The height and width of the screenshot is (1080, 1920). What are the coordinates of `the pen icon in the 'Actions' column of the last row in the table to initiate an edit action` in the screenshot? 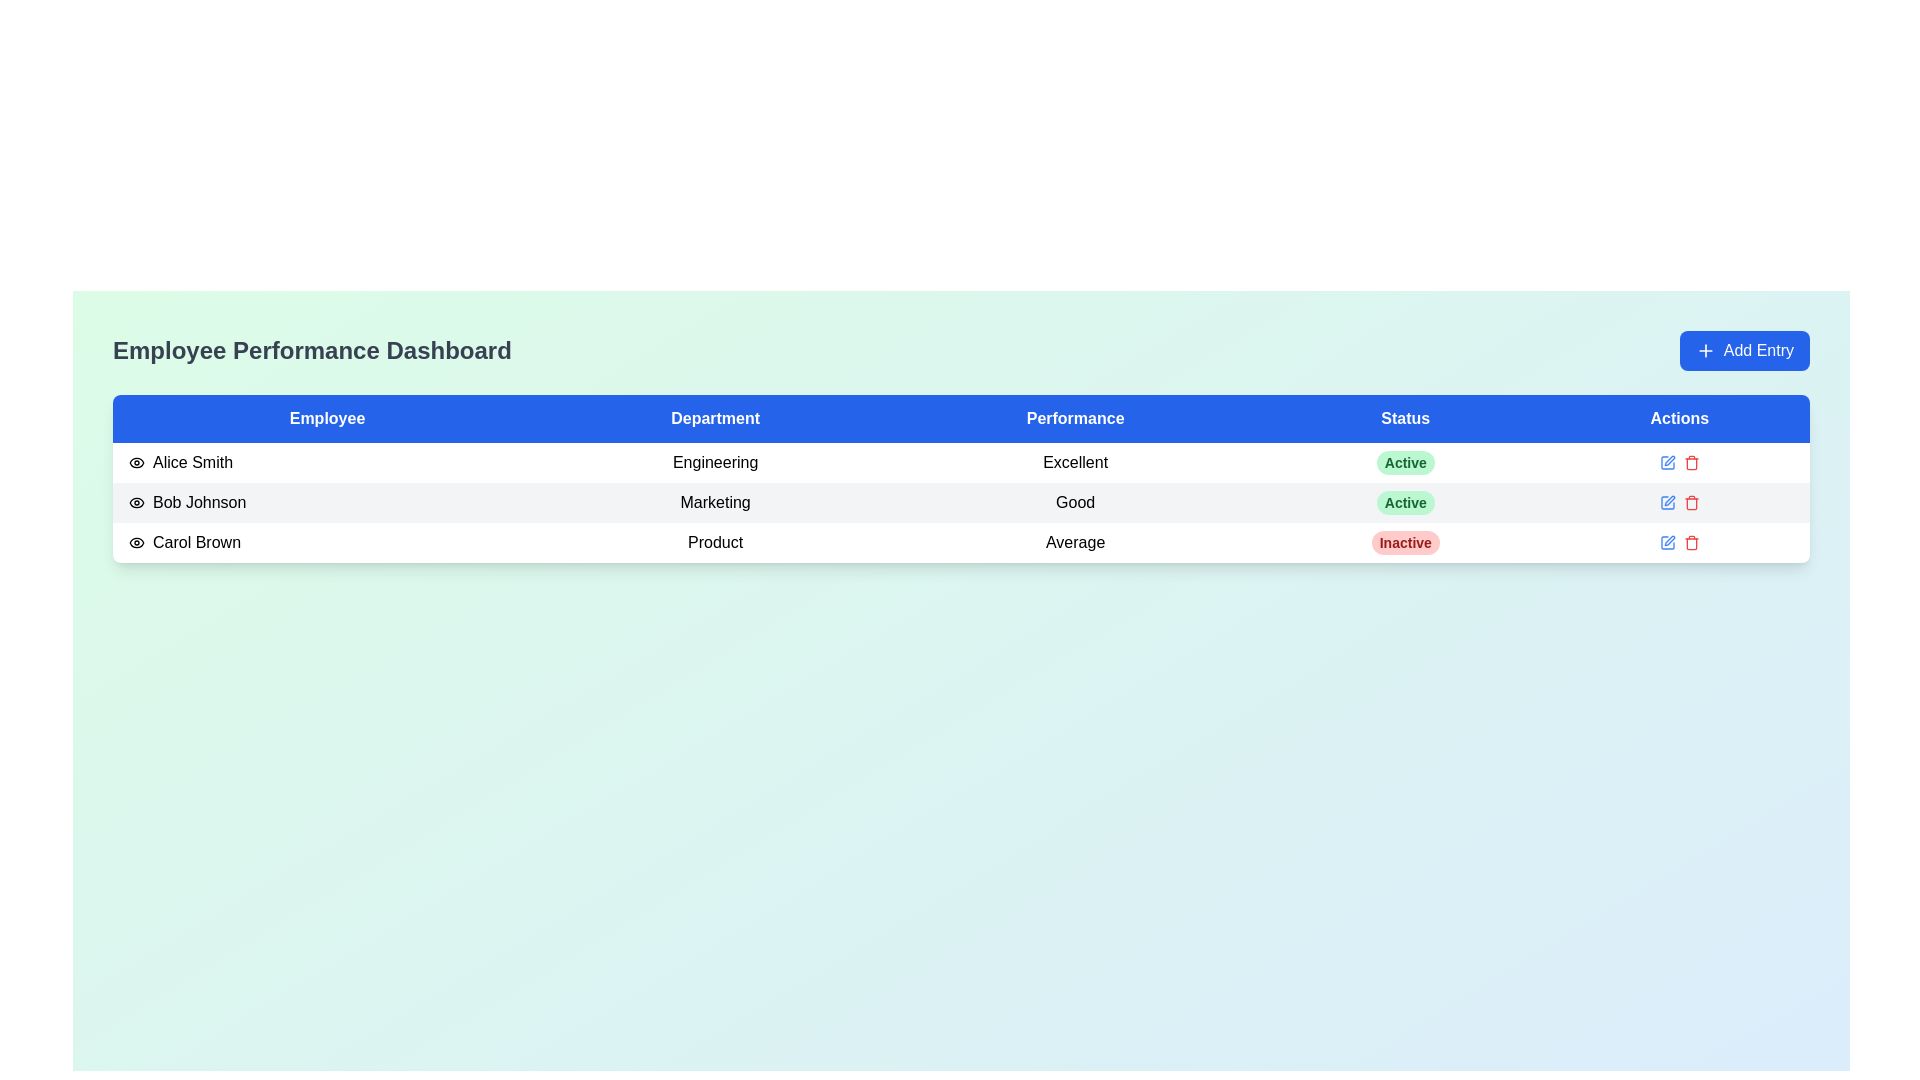 It's located at (1667, 462).